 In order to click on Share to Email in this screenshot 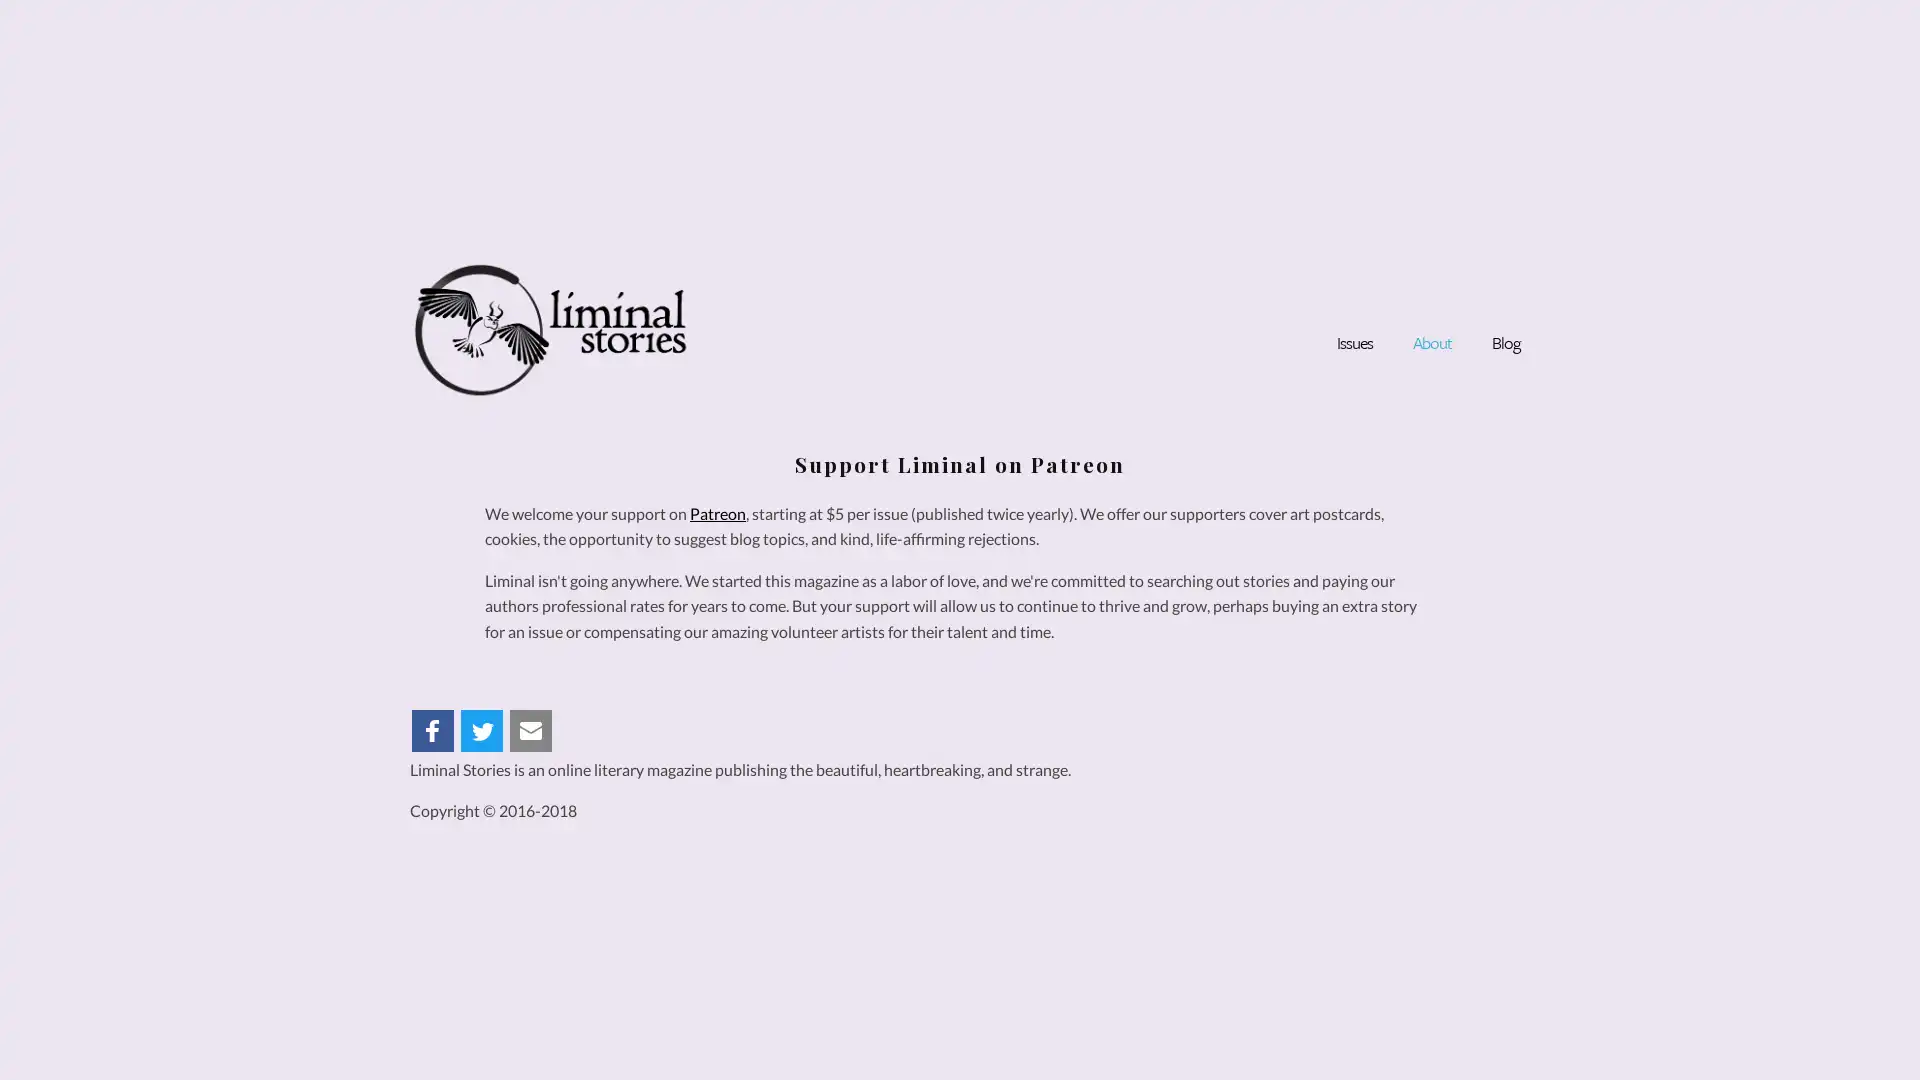, I will do `click(524, 729)`.